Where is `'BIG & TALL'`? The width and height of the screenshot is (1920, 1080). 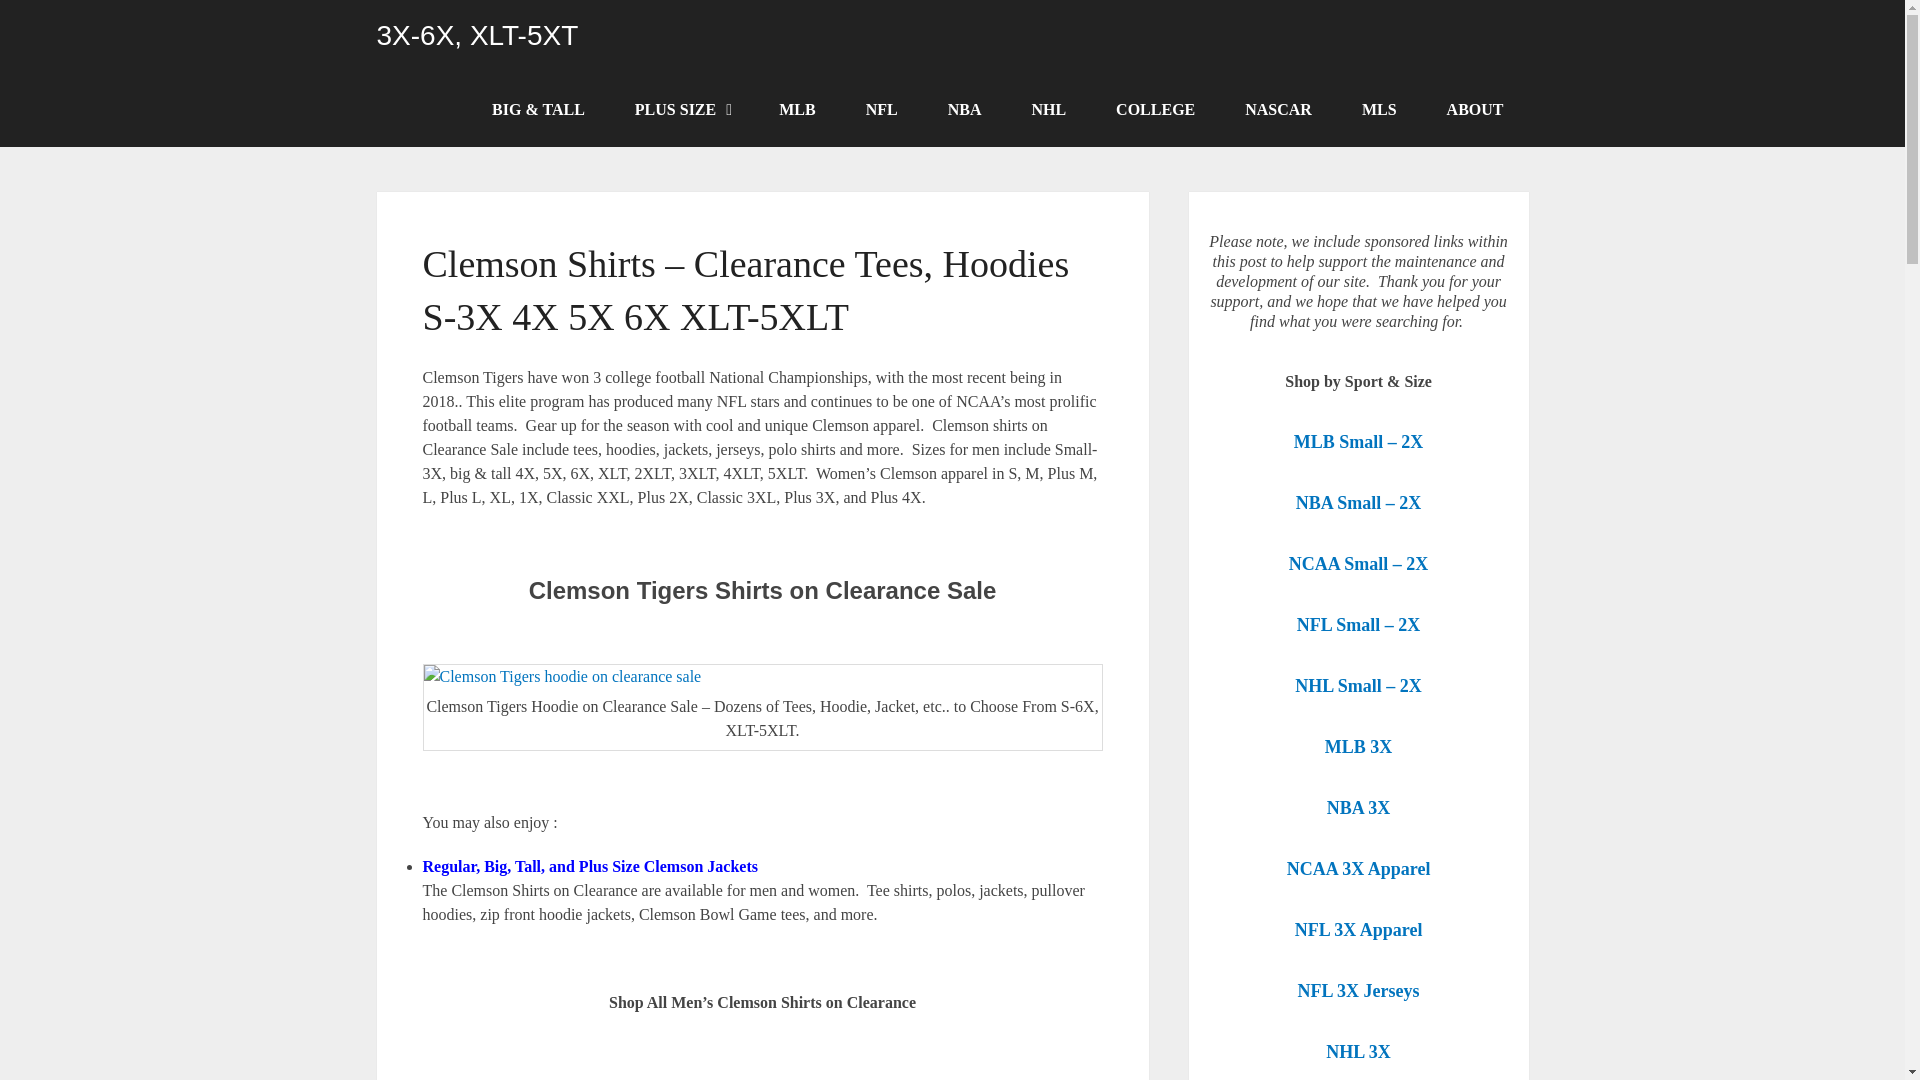
'BIG & TALL' is located at coordinates (465, 110).